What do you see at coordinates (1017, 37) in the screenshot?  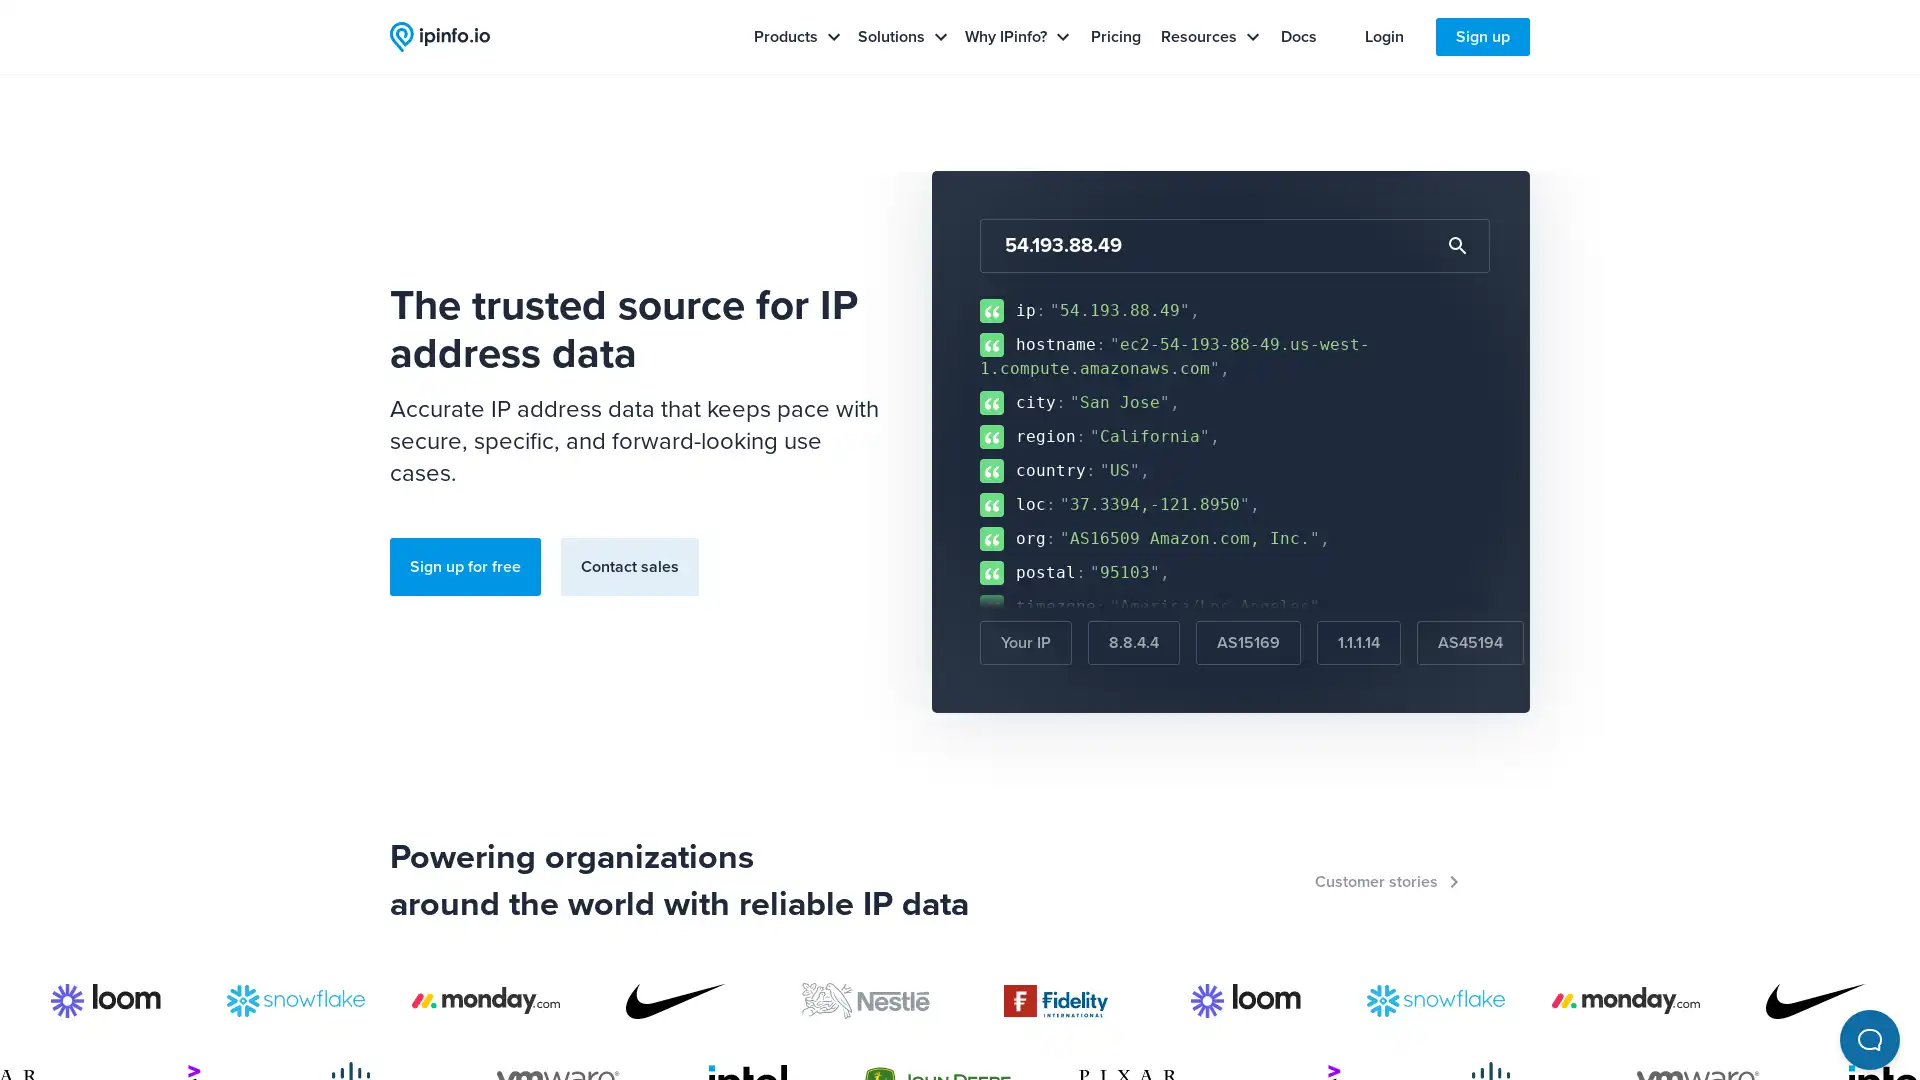 I see `Why IPinfo?` at bounding box center [1017, 37].